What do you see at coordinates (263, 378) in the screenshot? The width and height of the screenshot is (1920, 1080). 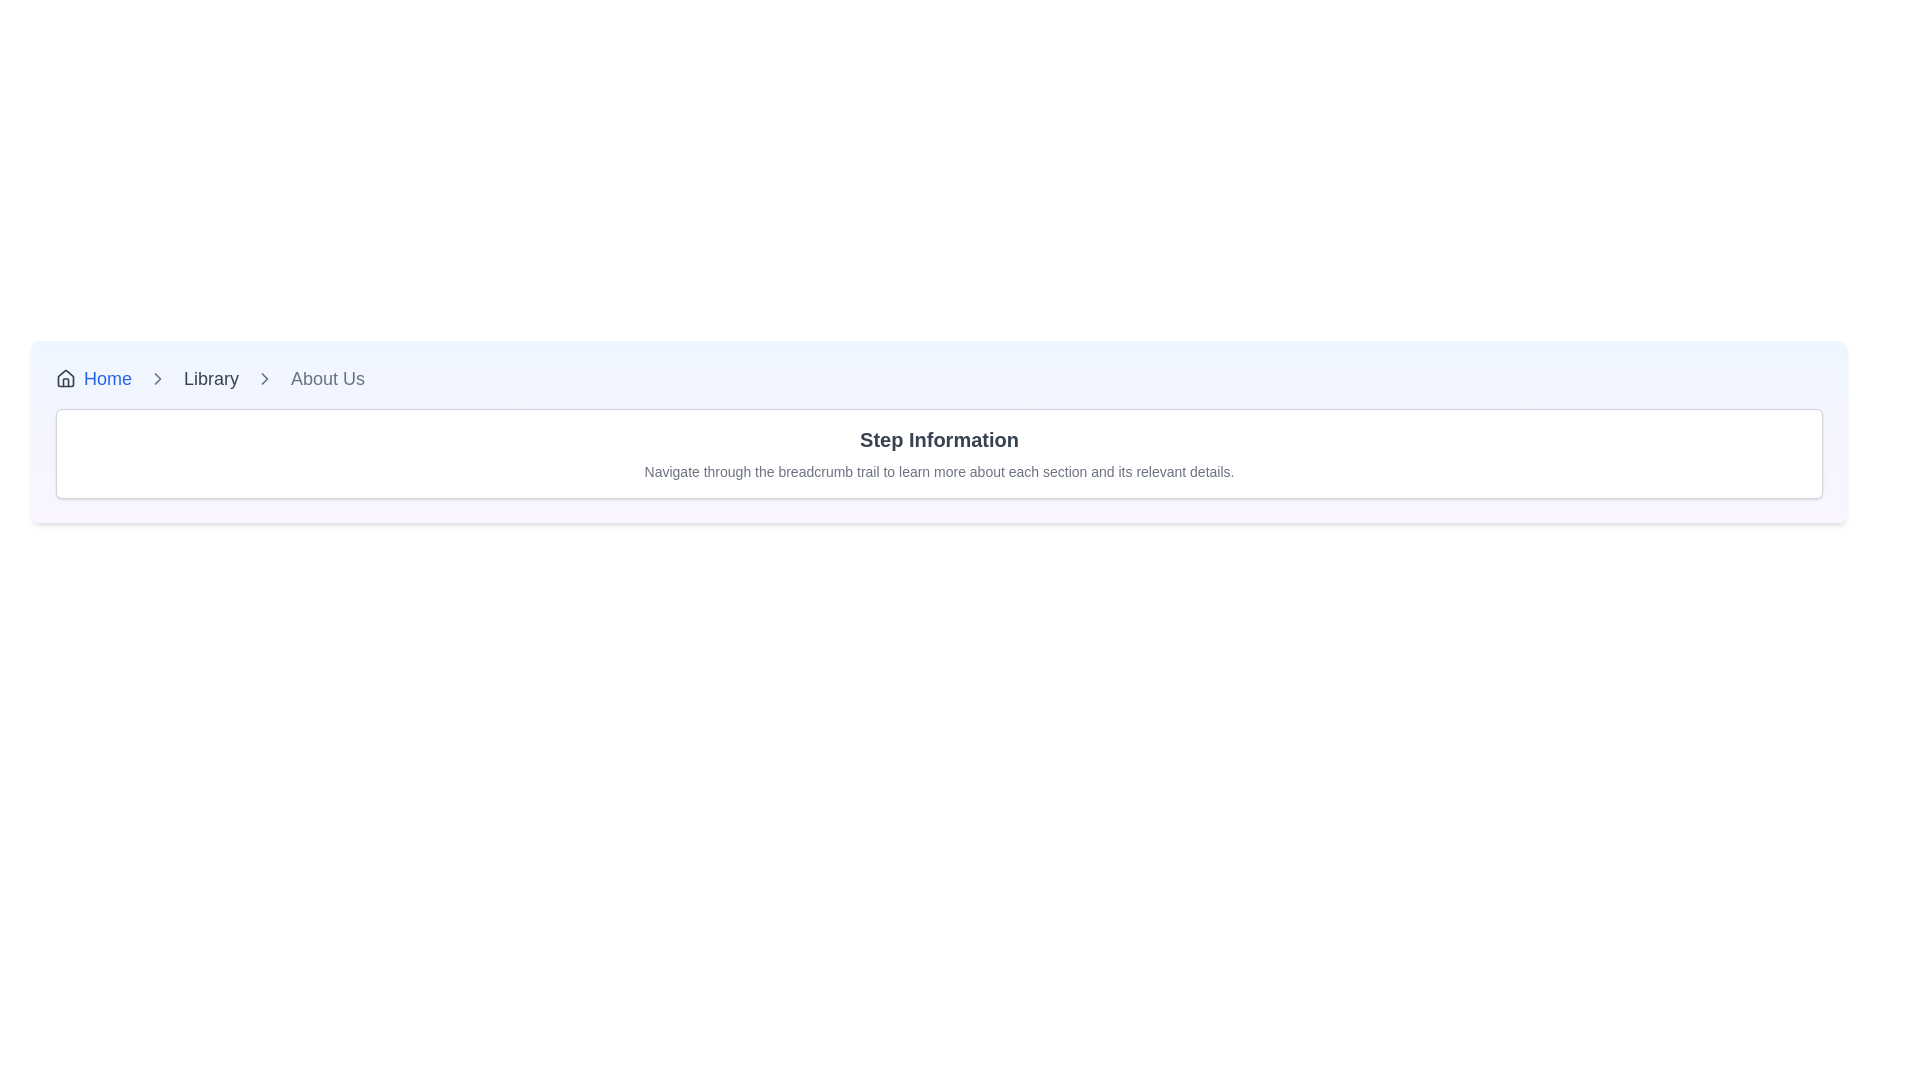 I see `the right-facing chevron icon in the breadcrumb navigation, which is located after the 'Library' text and before the 'About Us' text` at bounding box center [263, 378].